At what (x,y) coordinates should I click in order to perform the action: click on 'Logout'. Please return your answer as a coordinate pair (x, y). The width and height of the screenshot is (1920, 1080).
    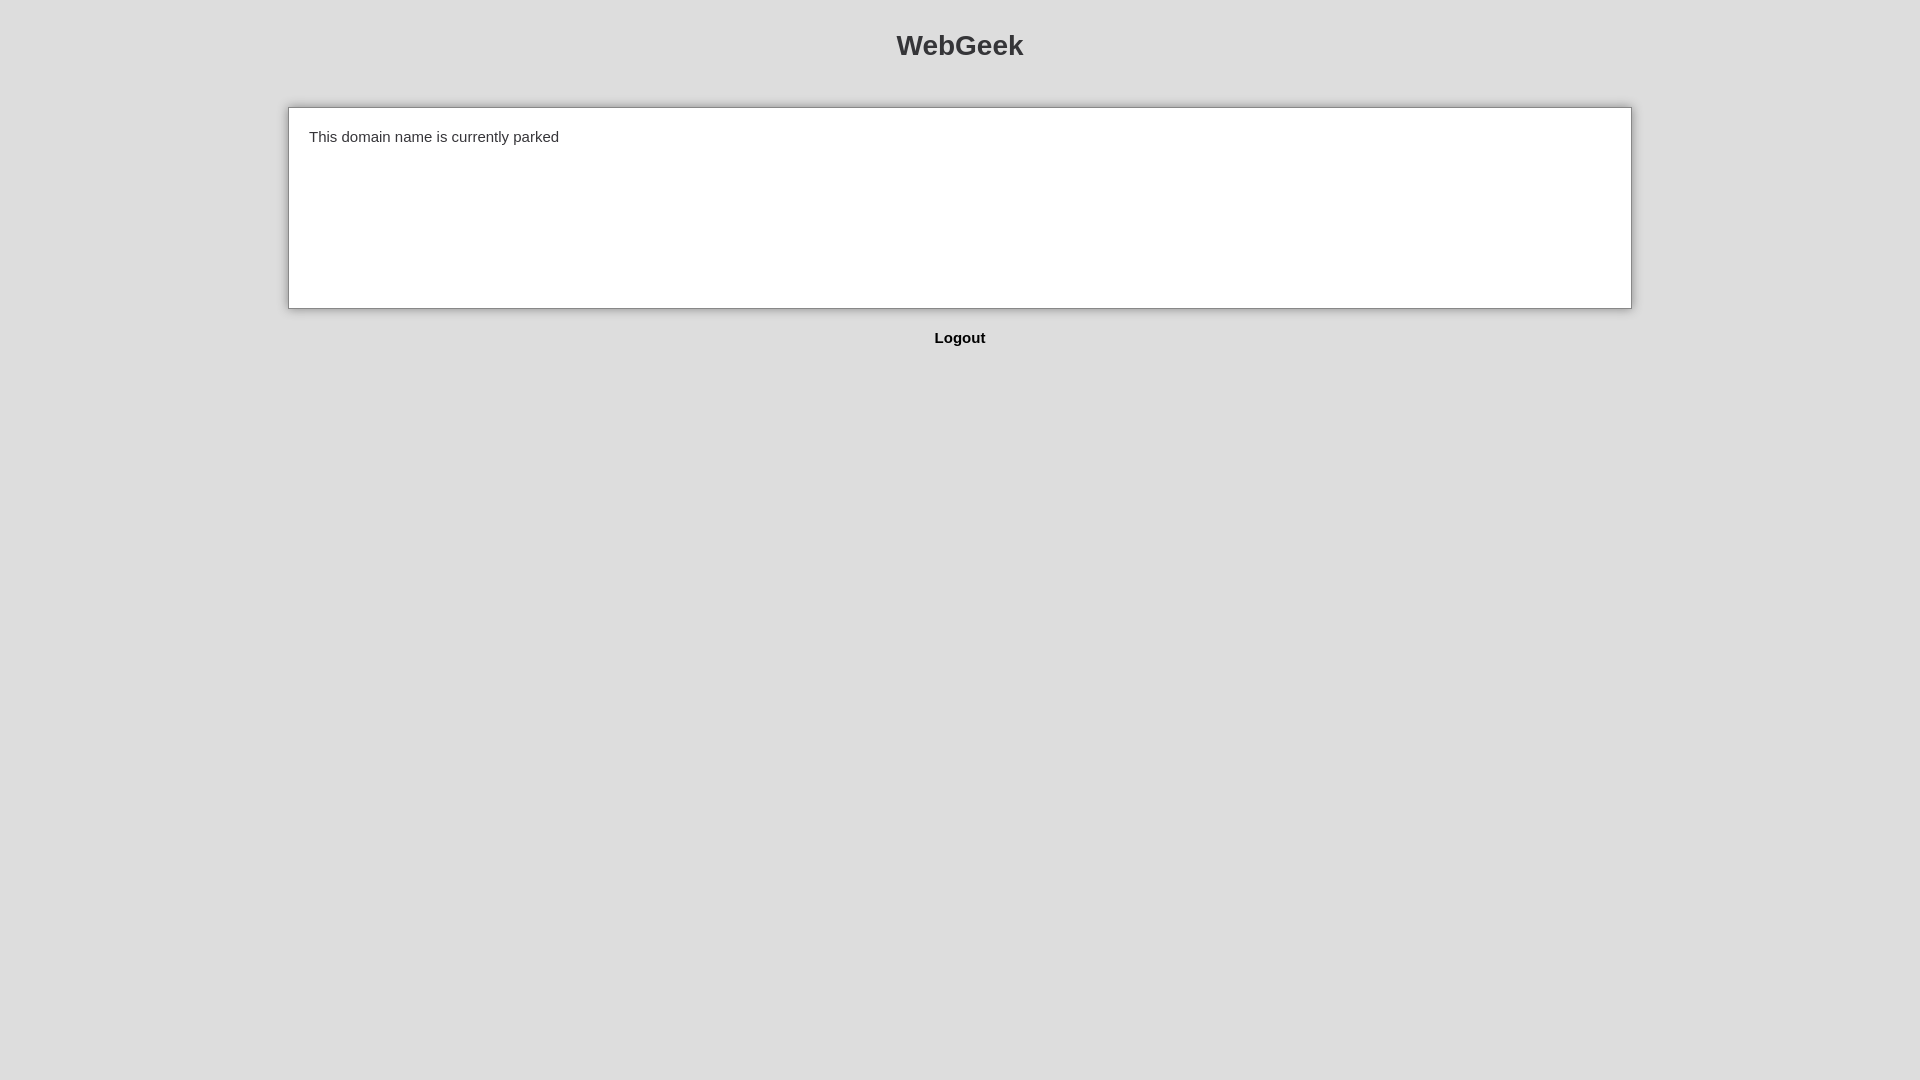
    Looking at the image, I should click on (934, 336).